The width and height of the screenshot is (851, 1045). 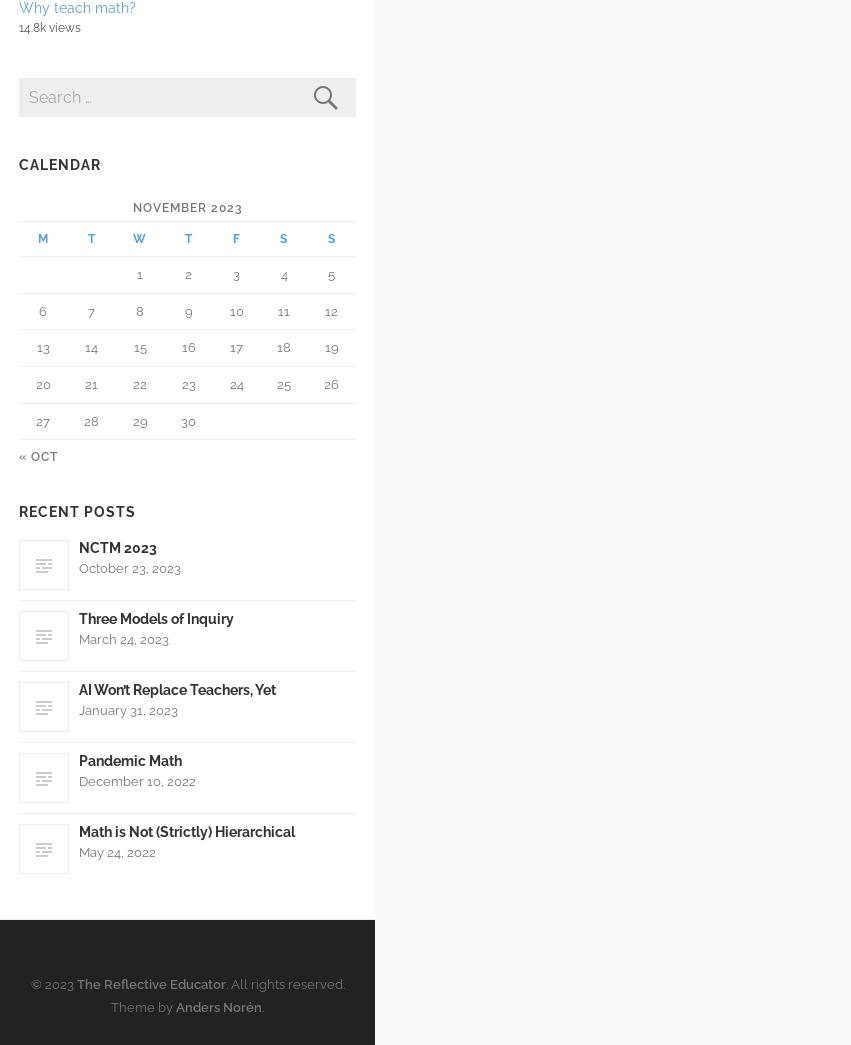 What do you see at coordinates (186, 347) in the screenshot?
I see `'16'` at bounding box center [186, 347].